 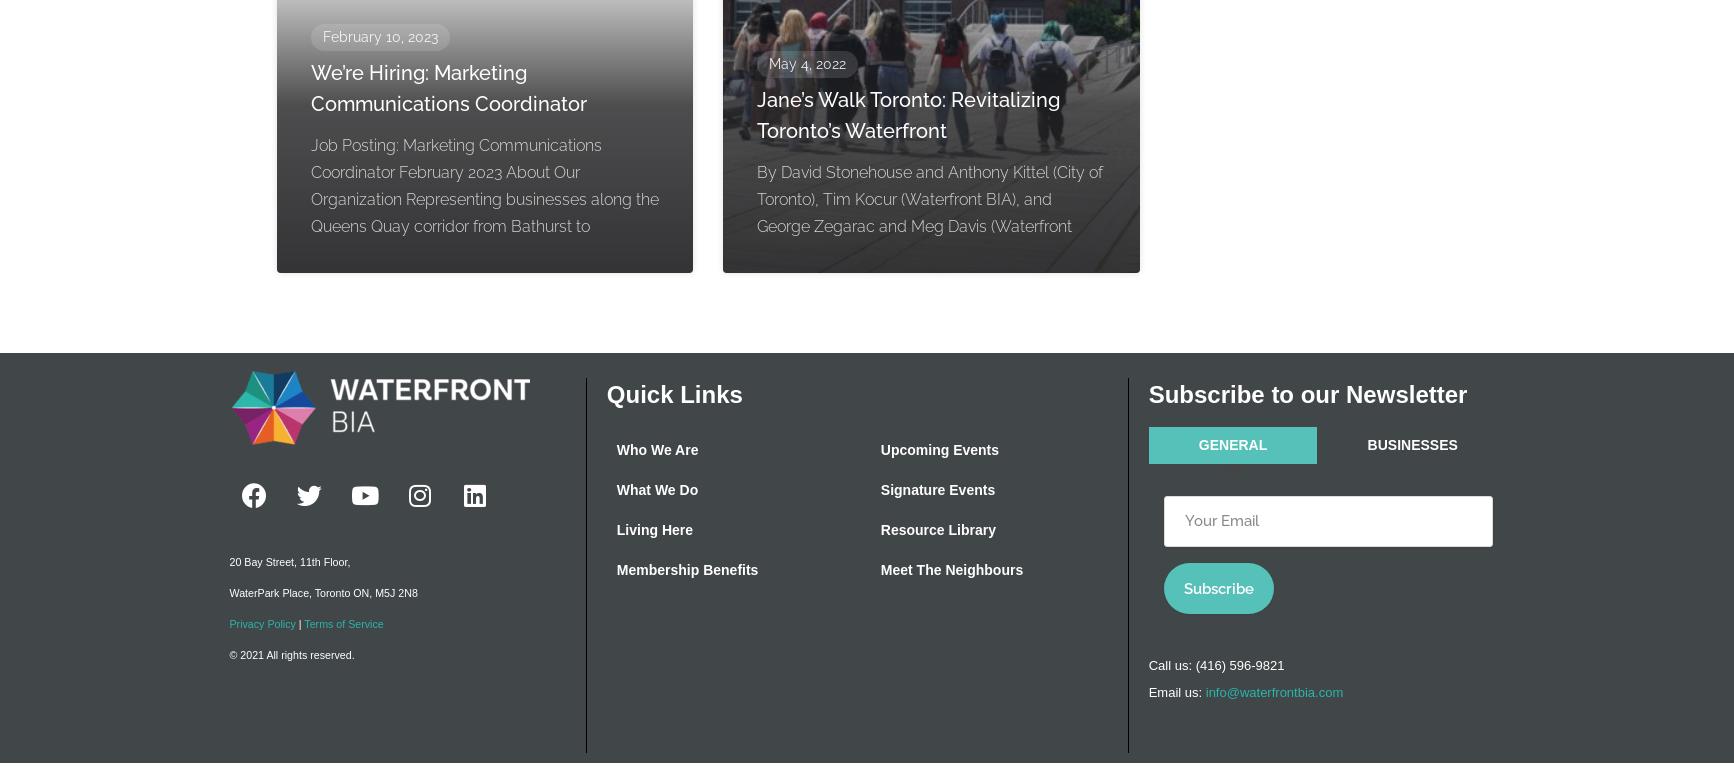 What do you see at coordinates (951, 570) in the screenshot?
I see `'Meet The Neighbours'` at bounding box center [951, 570].